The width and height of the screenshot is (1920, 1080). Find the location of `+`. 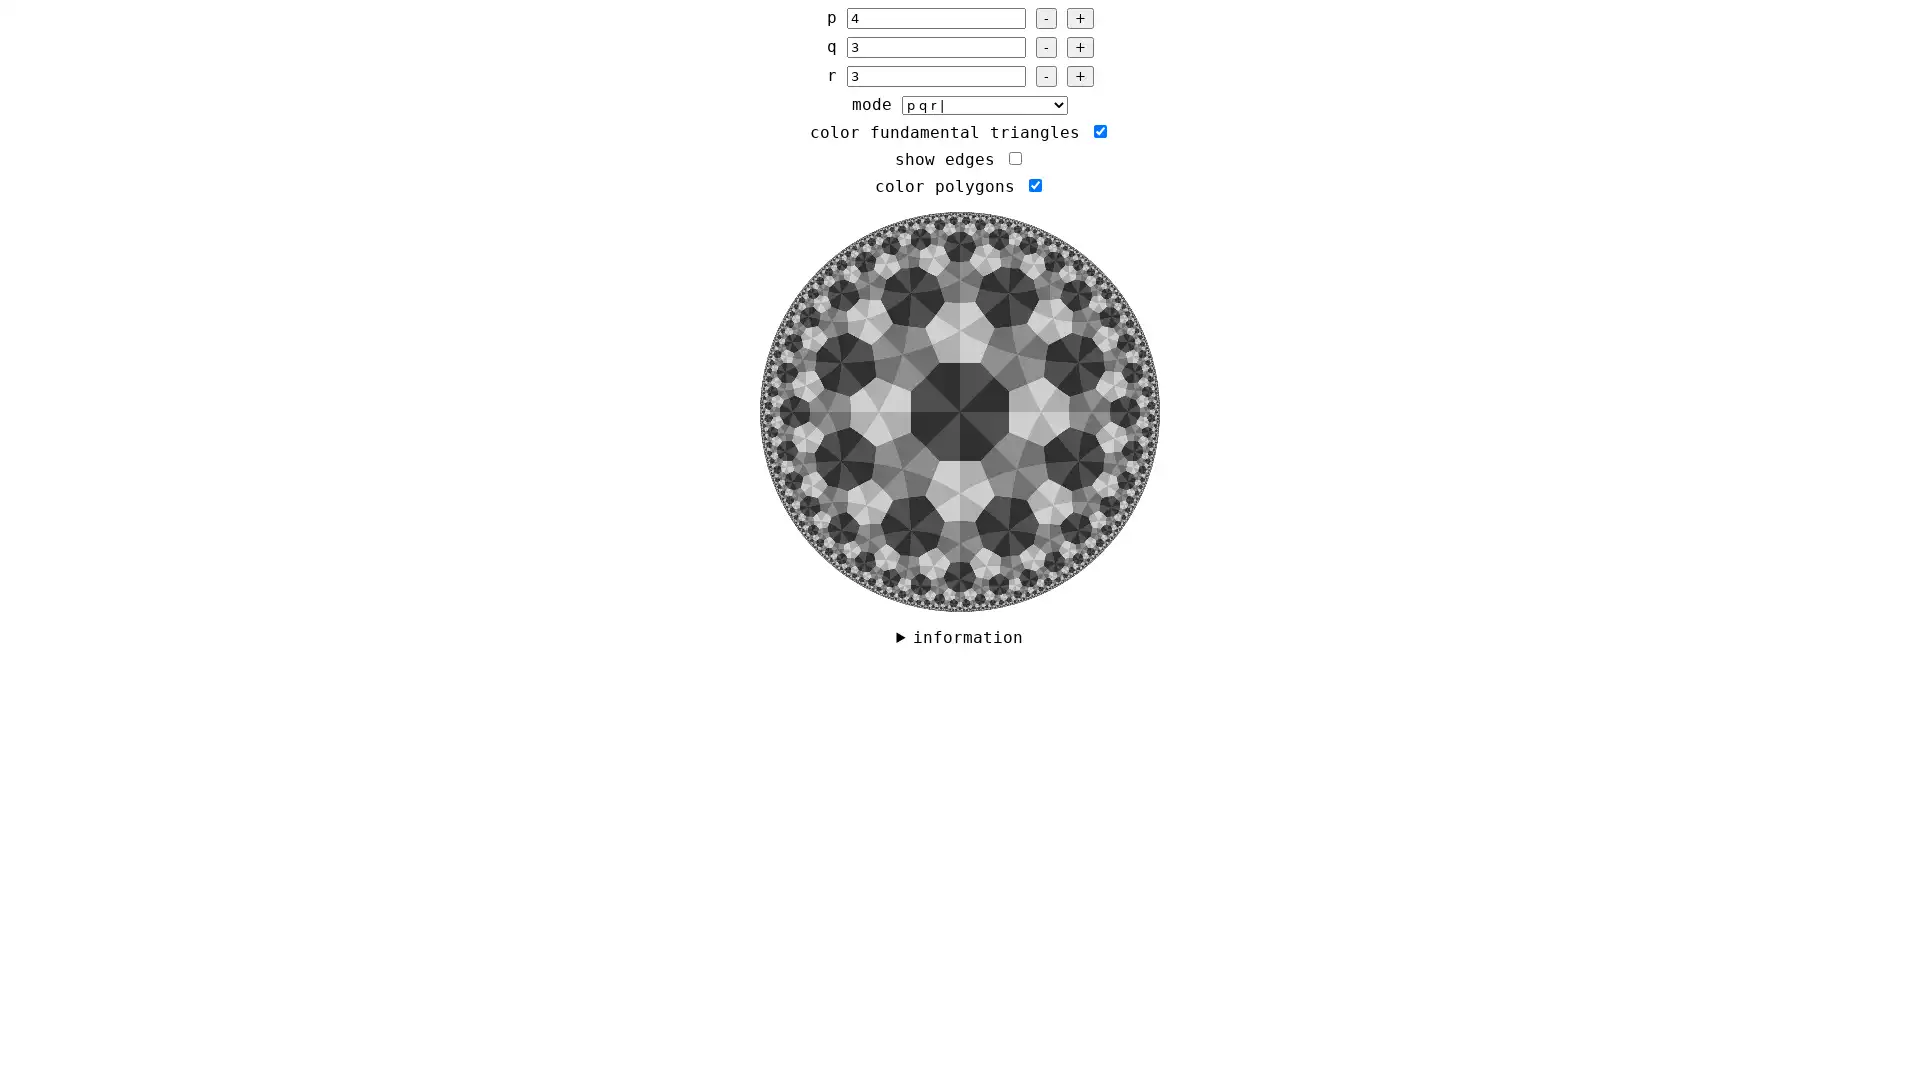

+ is located at coordinates (1078, 75).